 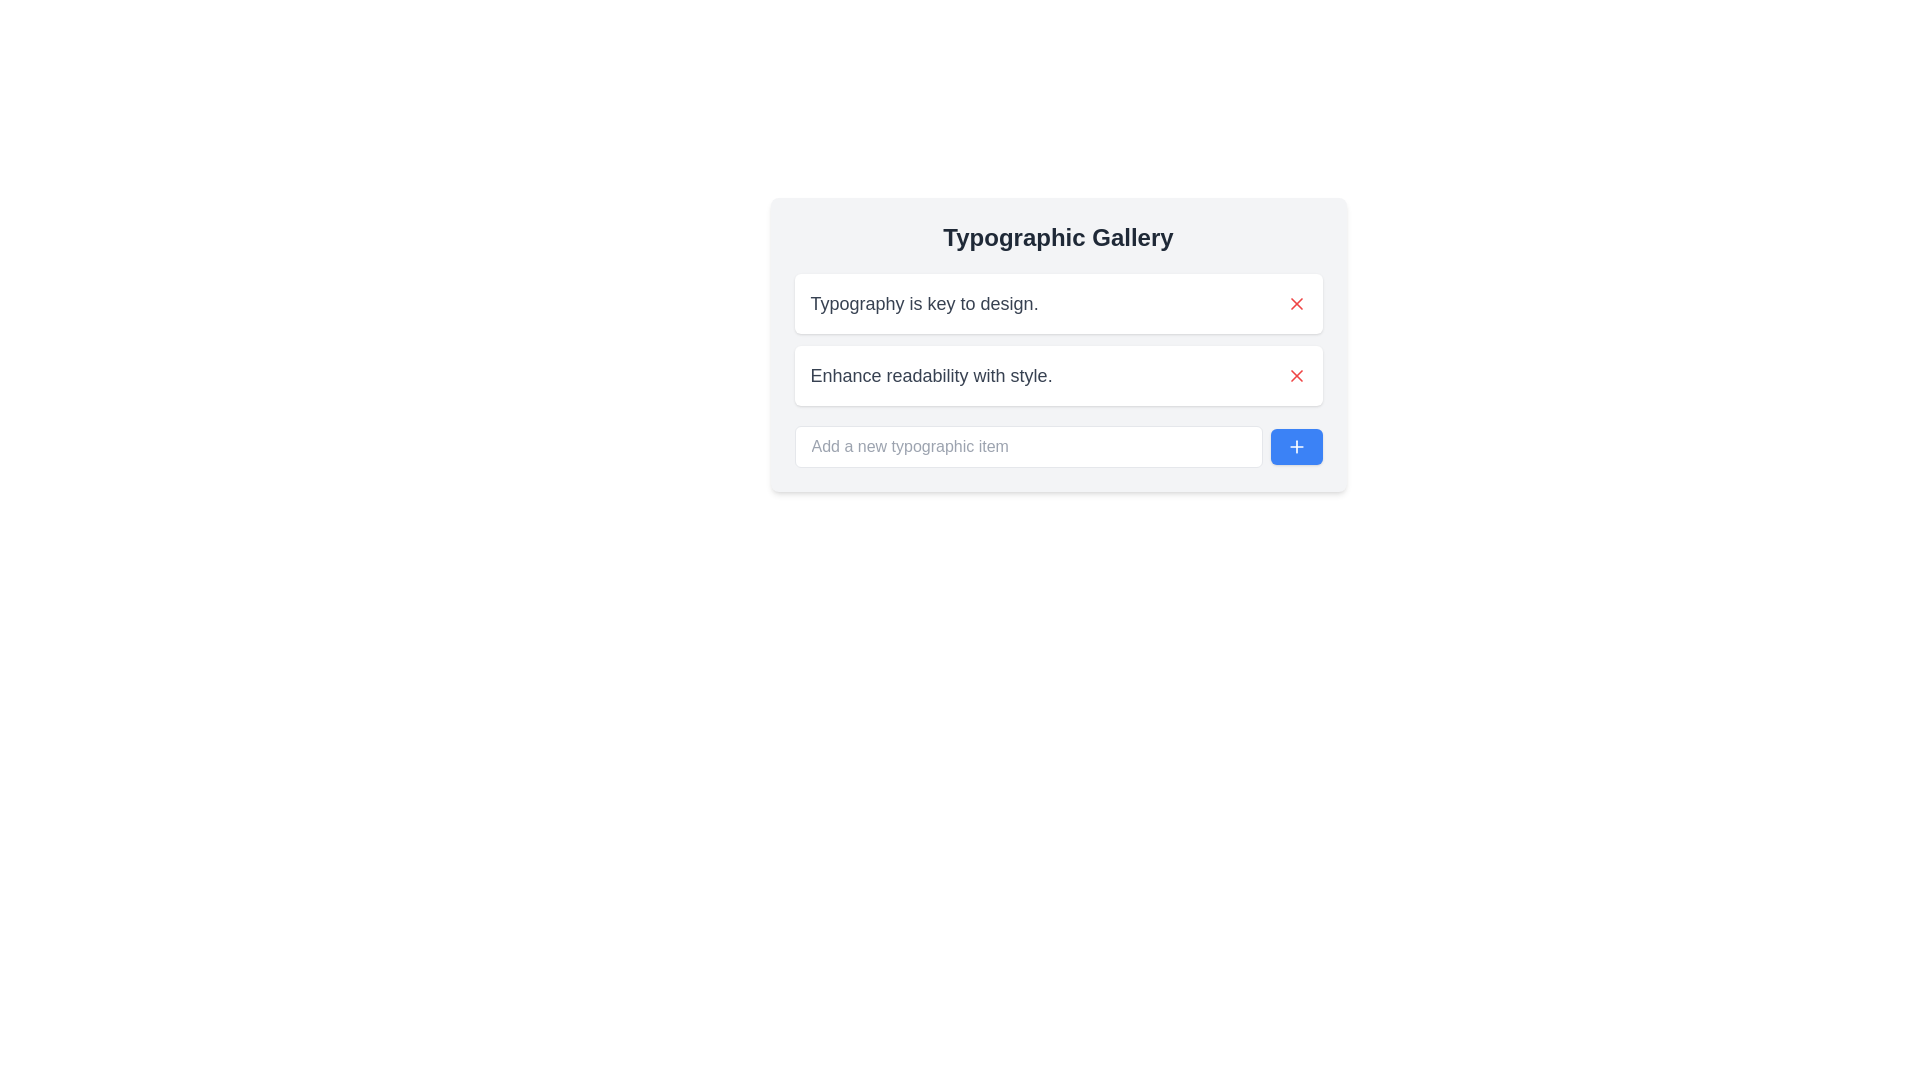 What do you see at coordinates (1296, 375) in the screenshot?
I see `the 'X' icon in the top-right corner of the card displaying 'Enhance readability with style.'` at bounding box center [1296, 375].